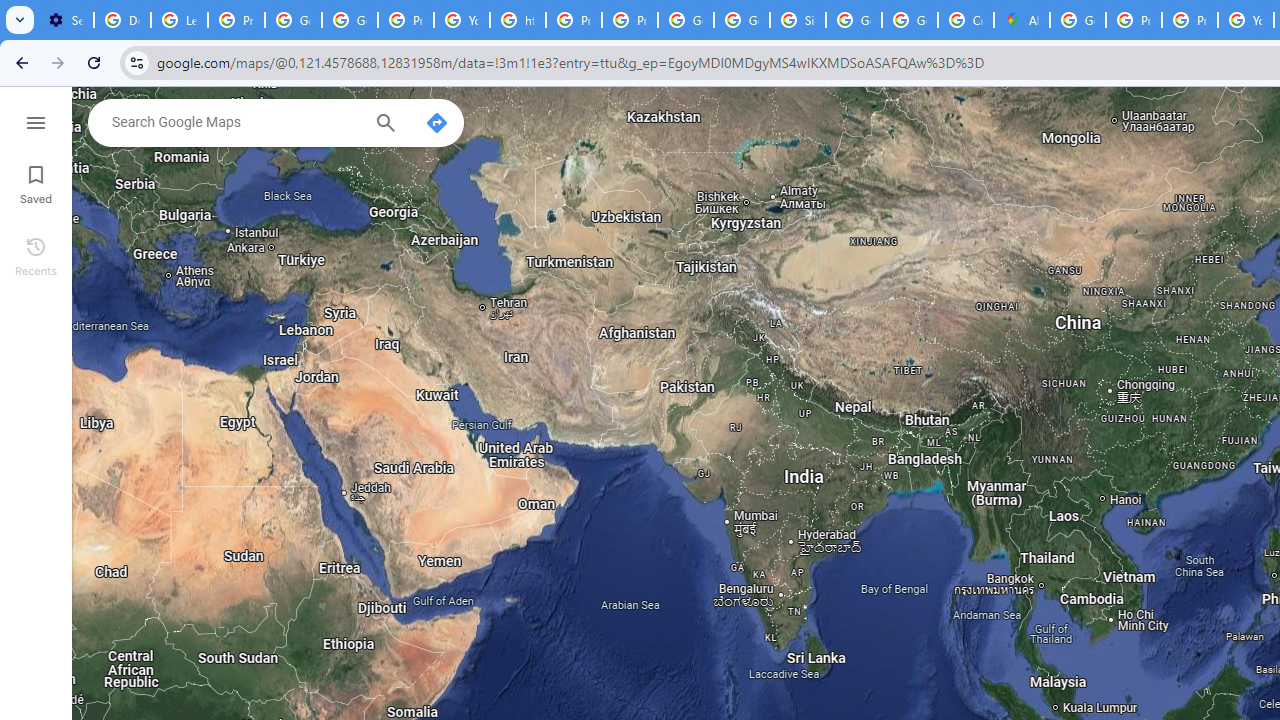 The height and width of the screenshot is (720, 1280). Describe the element at coordinates (435, 123) in the screenshot. I see `'Directions'` at that location.